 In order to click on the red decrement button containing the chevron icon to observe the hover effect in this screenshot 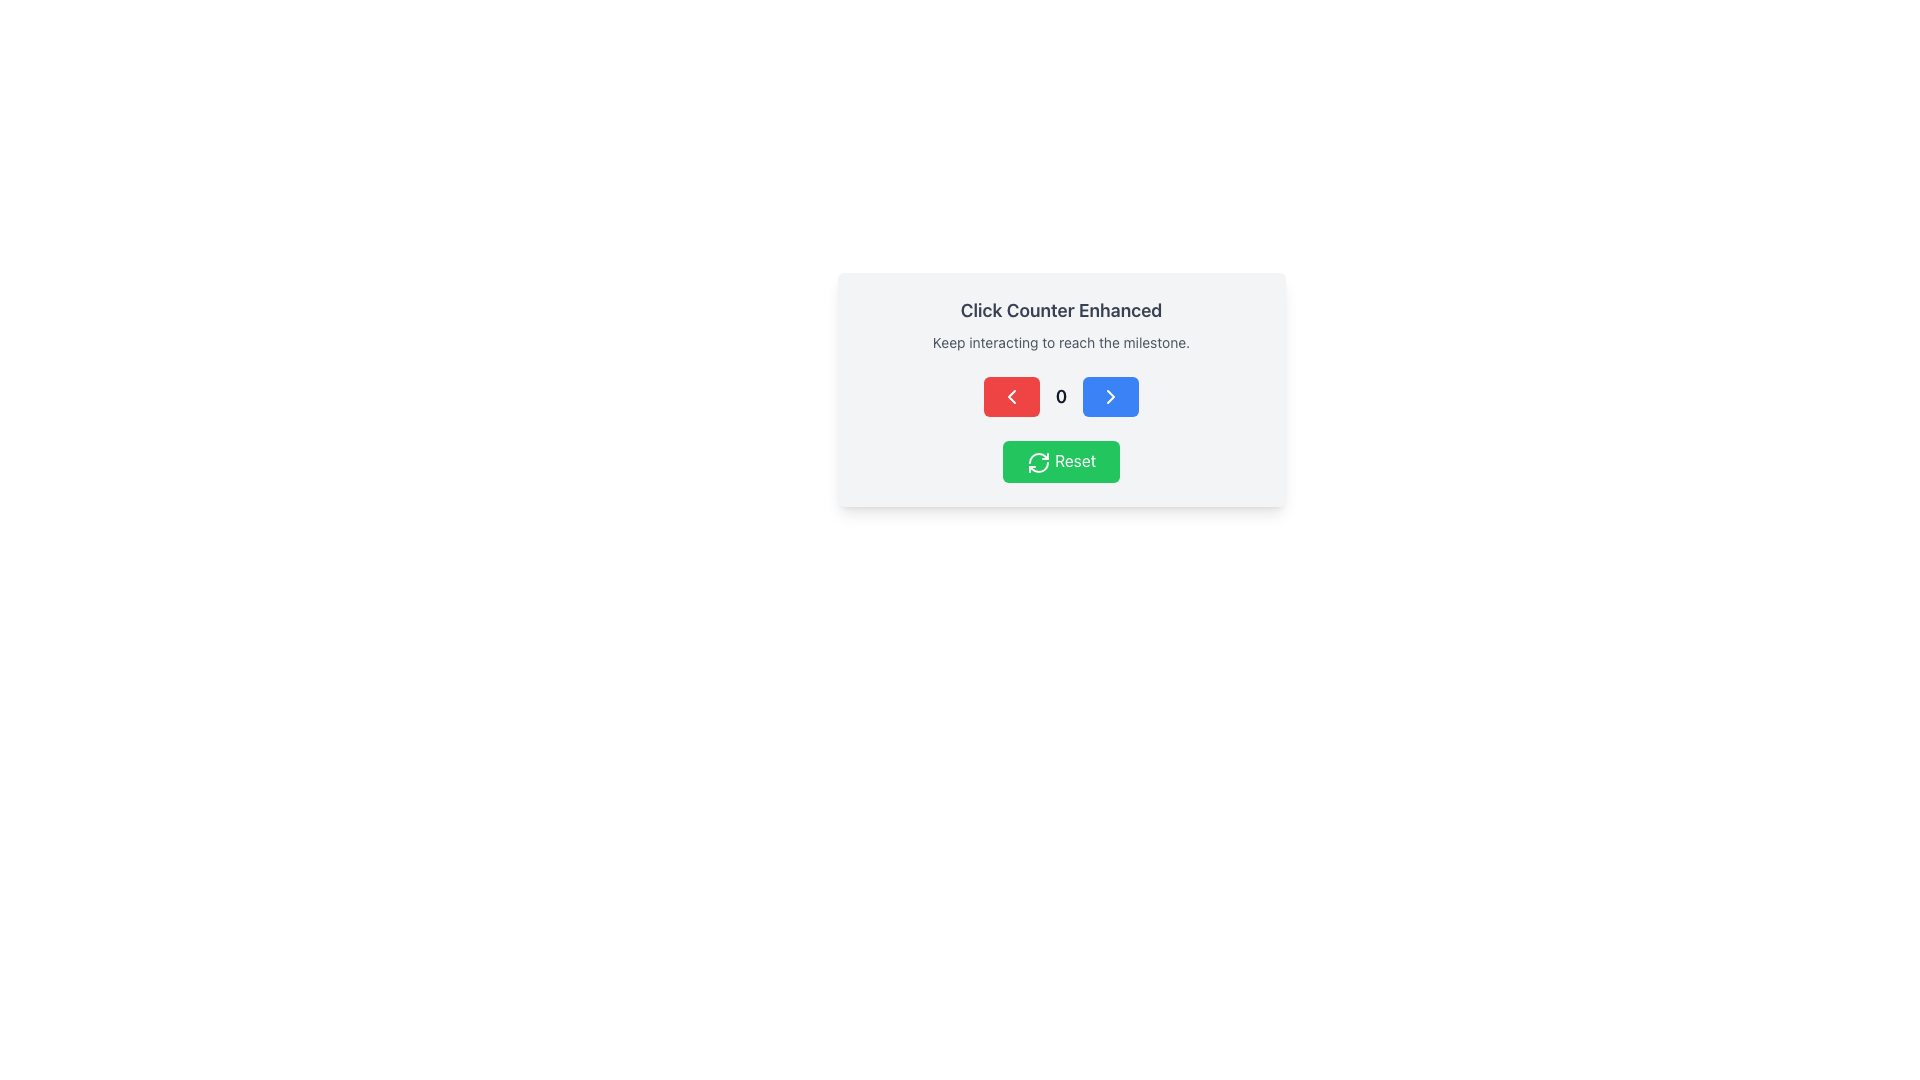, I will do `click(1011, 397)`.